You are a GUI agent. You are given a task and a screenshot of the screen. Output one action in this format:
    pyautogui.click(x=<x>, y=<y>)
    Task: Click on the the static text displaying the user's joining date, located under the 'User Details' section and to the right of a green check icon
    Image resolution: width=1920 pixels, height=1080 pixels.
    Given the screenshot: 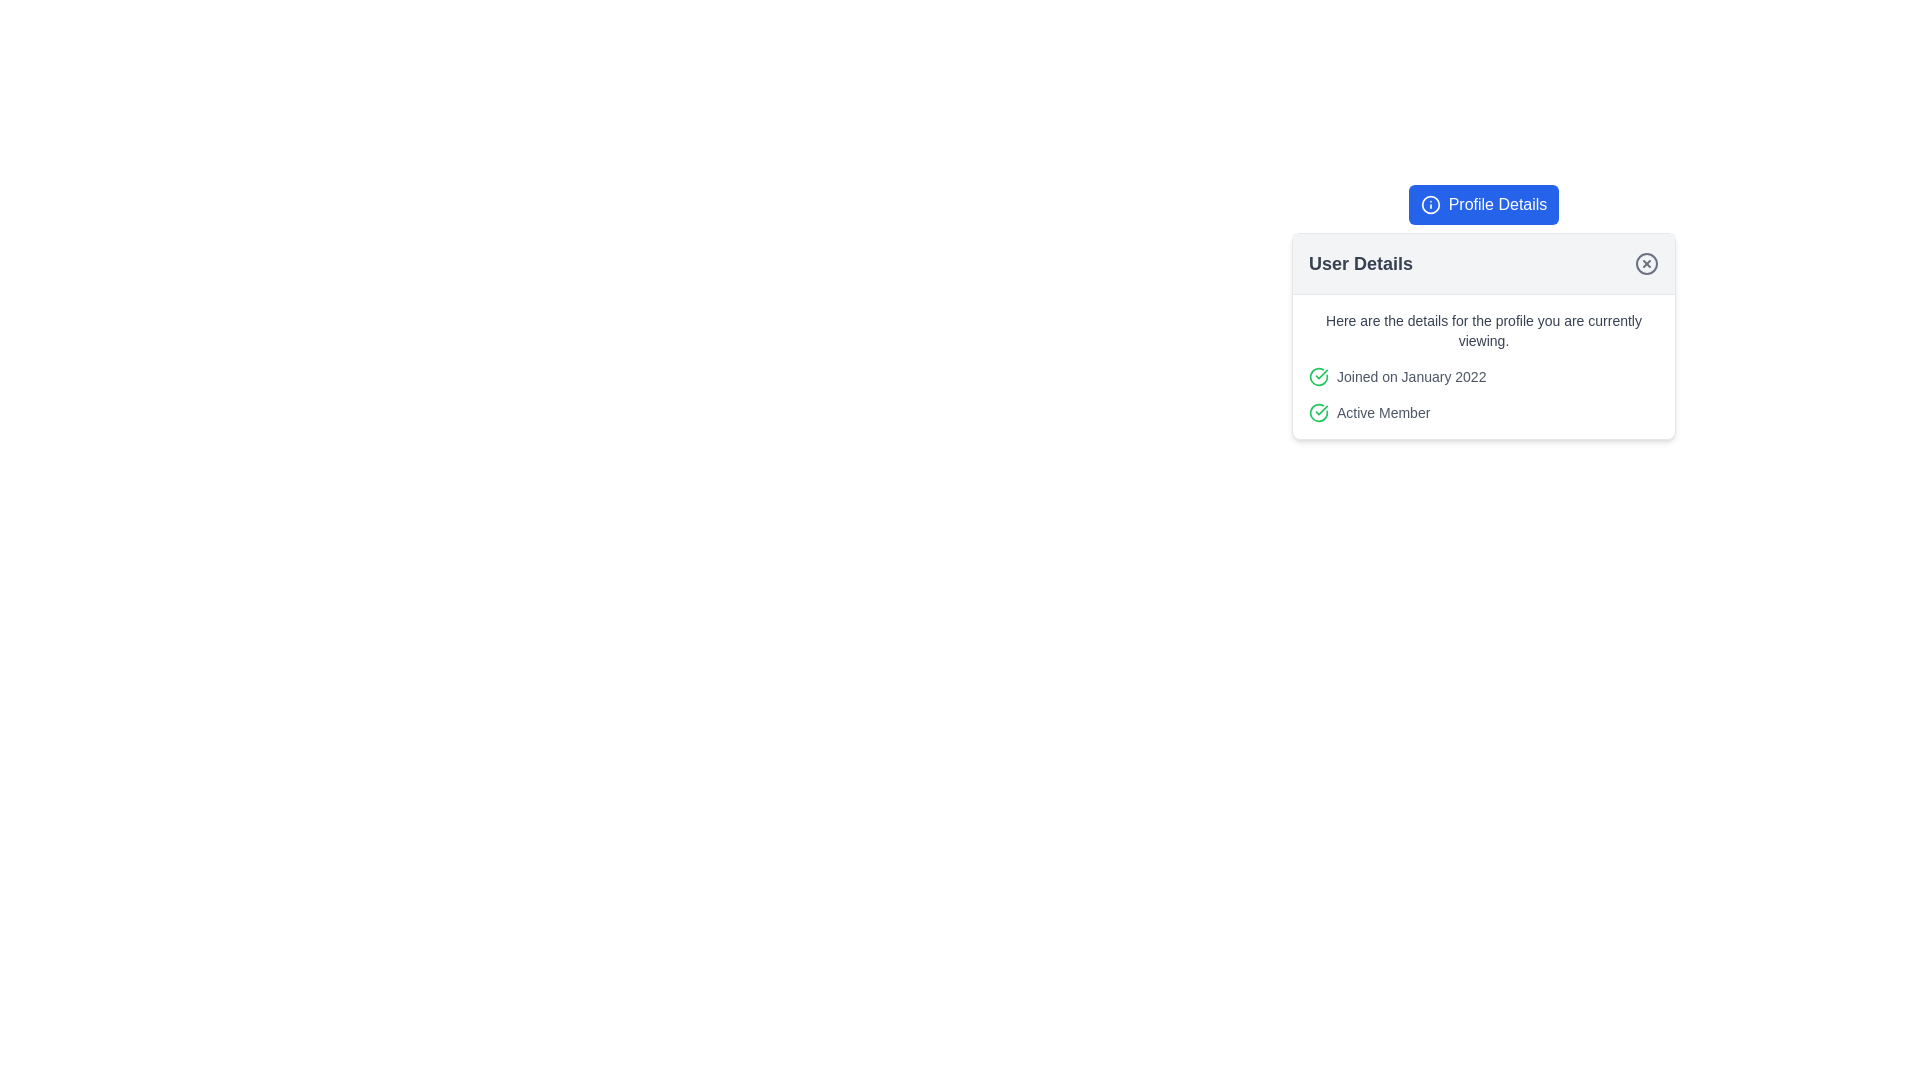 What is the action you would take?
    pyautogui.click(x=1410, y=377)
    